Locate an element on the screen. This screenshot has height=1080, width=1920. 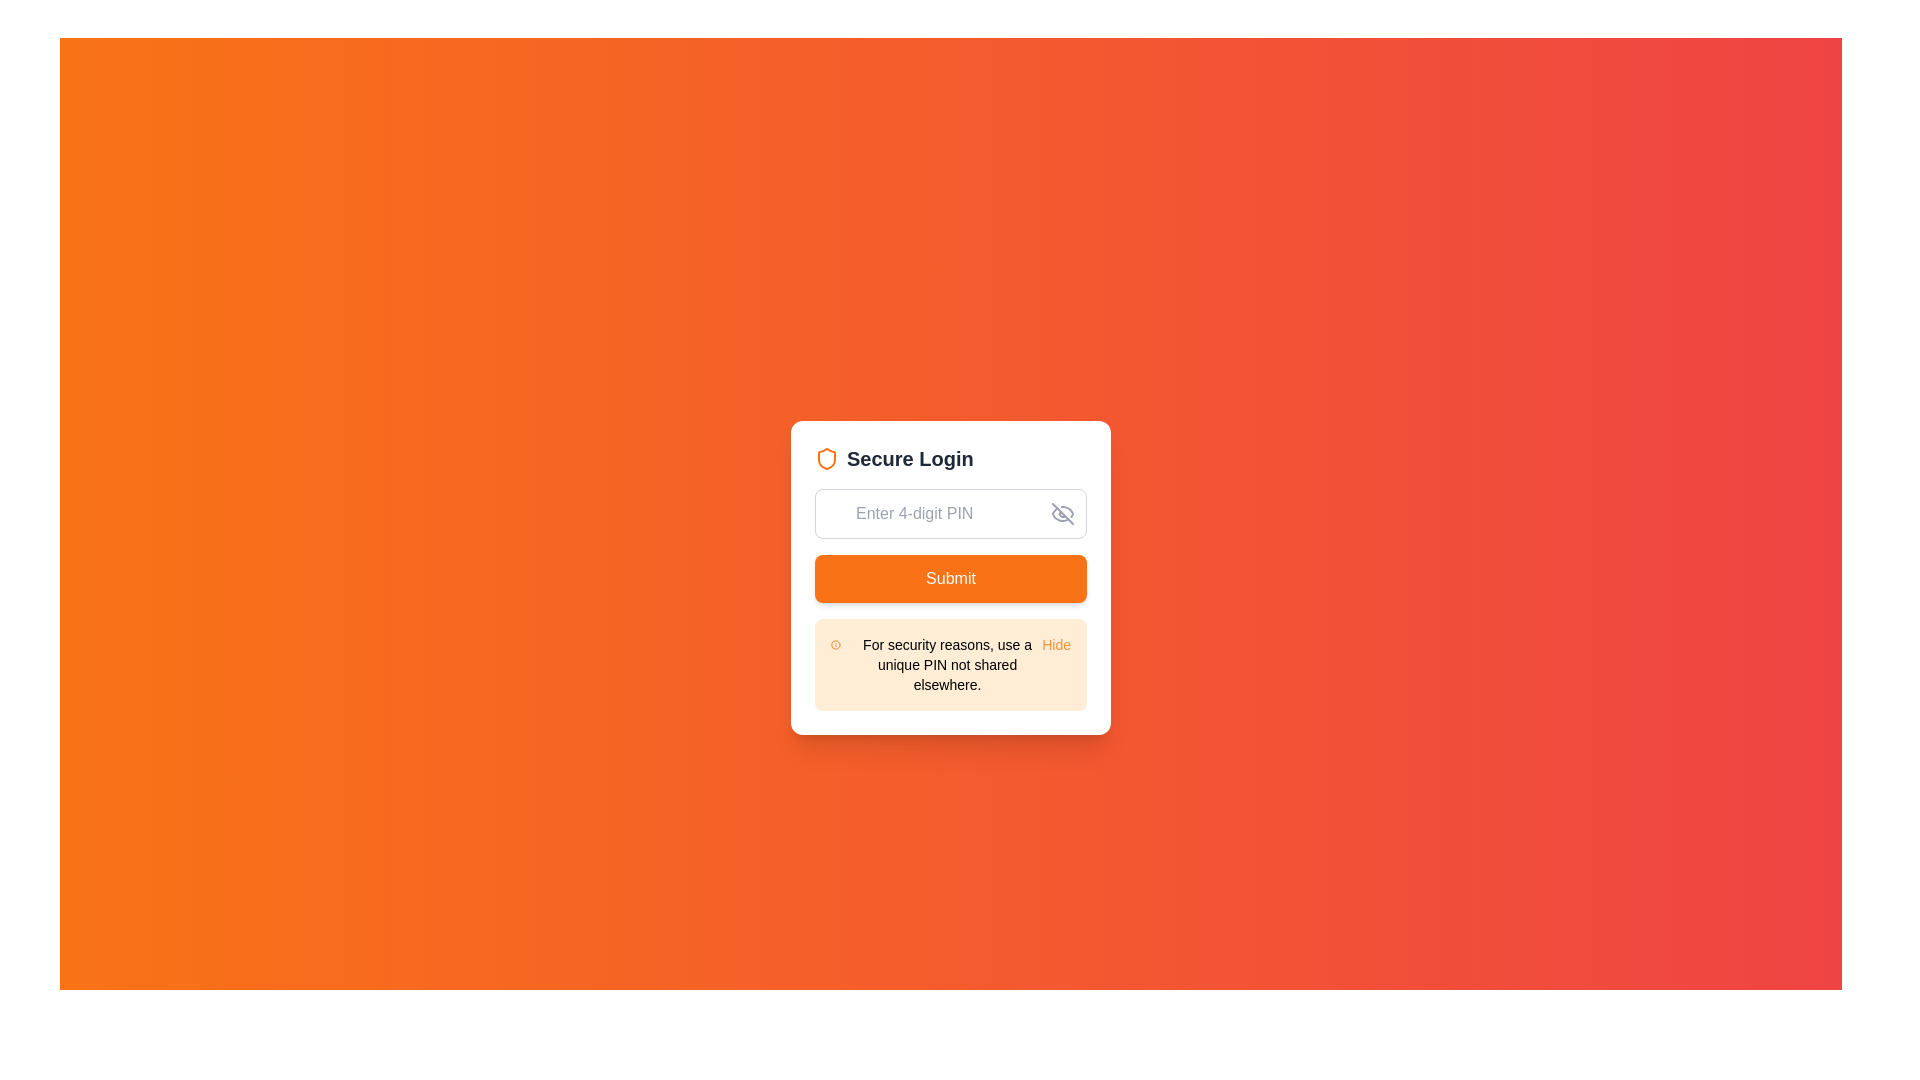
the 'Submit' button with a vibrant orange background and white text, located below the PIN input field and above the informational message block is located at coordinates (949, 578).